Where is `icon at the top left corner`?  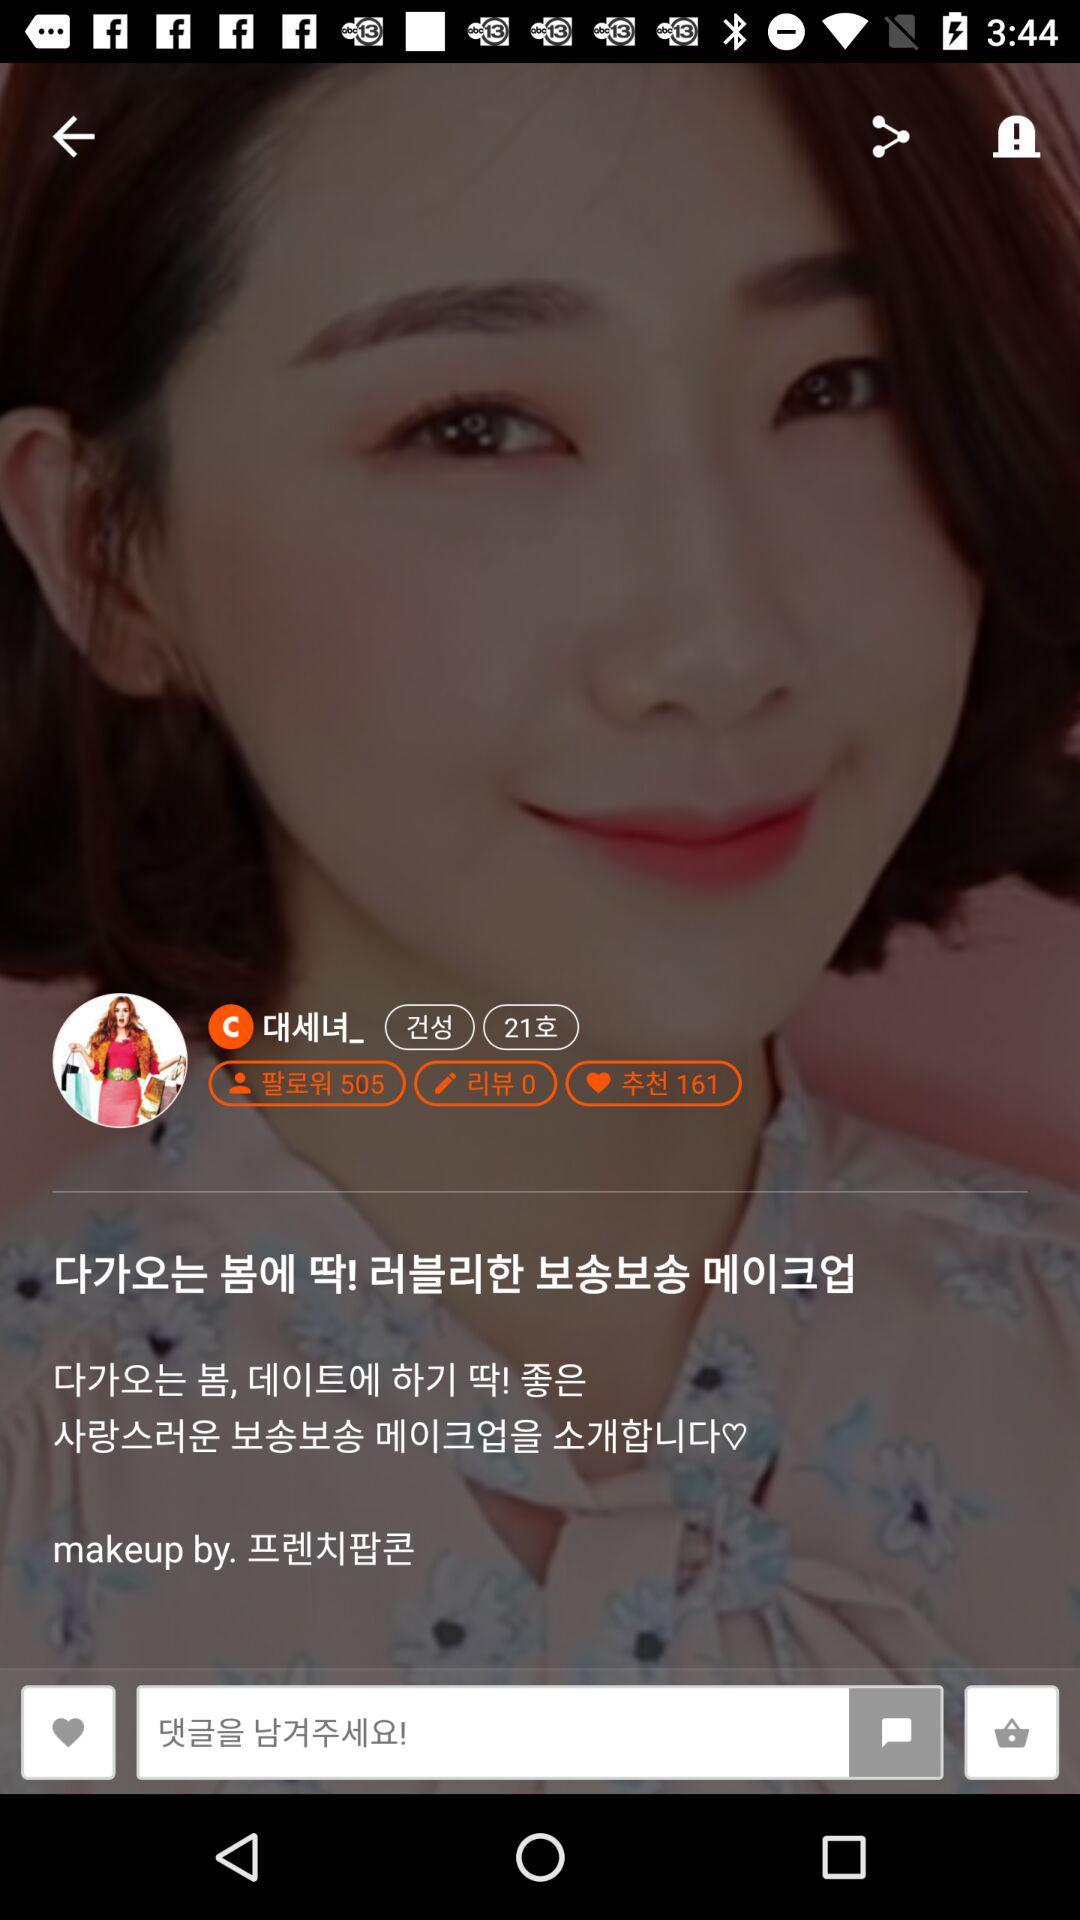 icon at the top left corner is located at coordinates (72, 135).